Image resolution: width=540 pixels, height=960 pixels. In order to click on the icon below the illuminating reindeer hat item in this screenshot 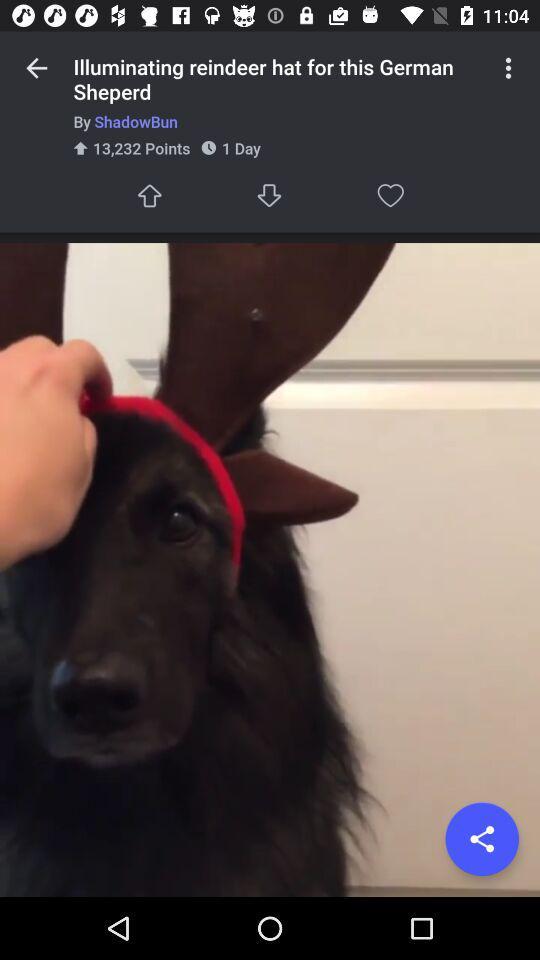, I will do `click(278, 120)`.